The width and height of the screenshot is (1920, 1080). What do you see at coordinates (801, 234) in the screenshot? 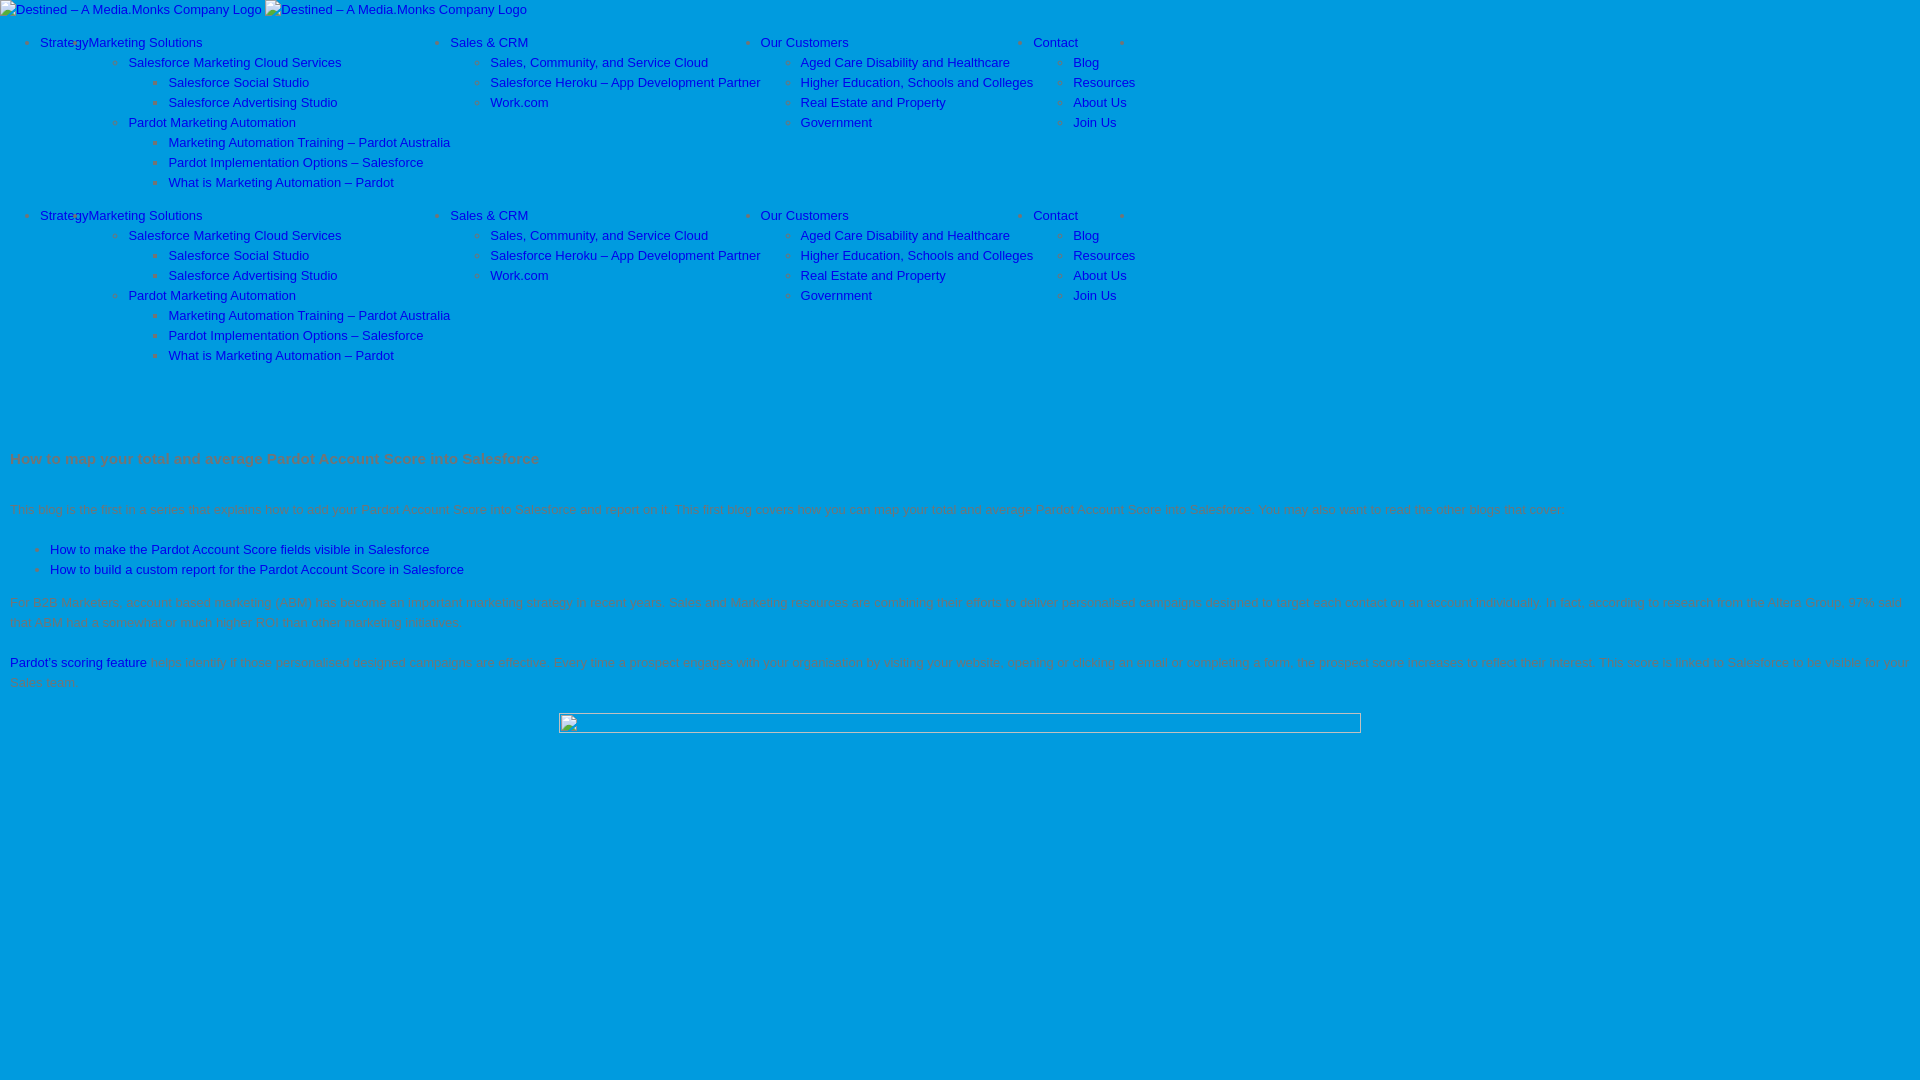
I see `'Aged Care Disability and Healthcare'` at bounding box center [801, 234].